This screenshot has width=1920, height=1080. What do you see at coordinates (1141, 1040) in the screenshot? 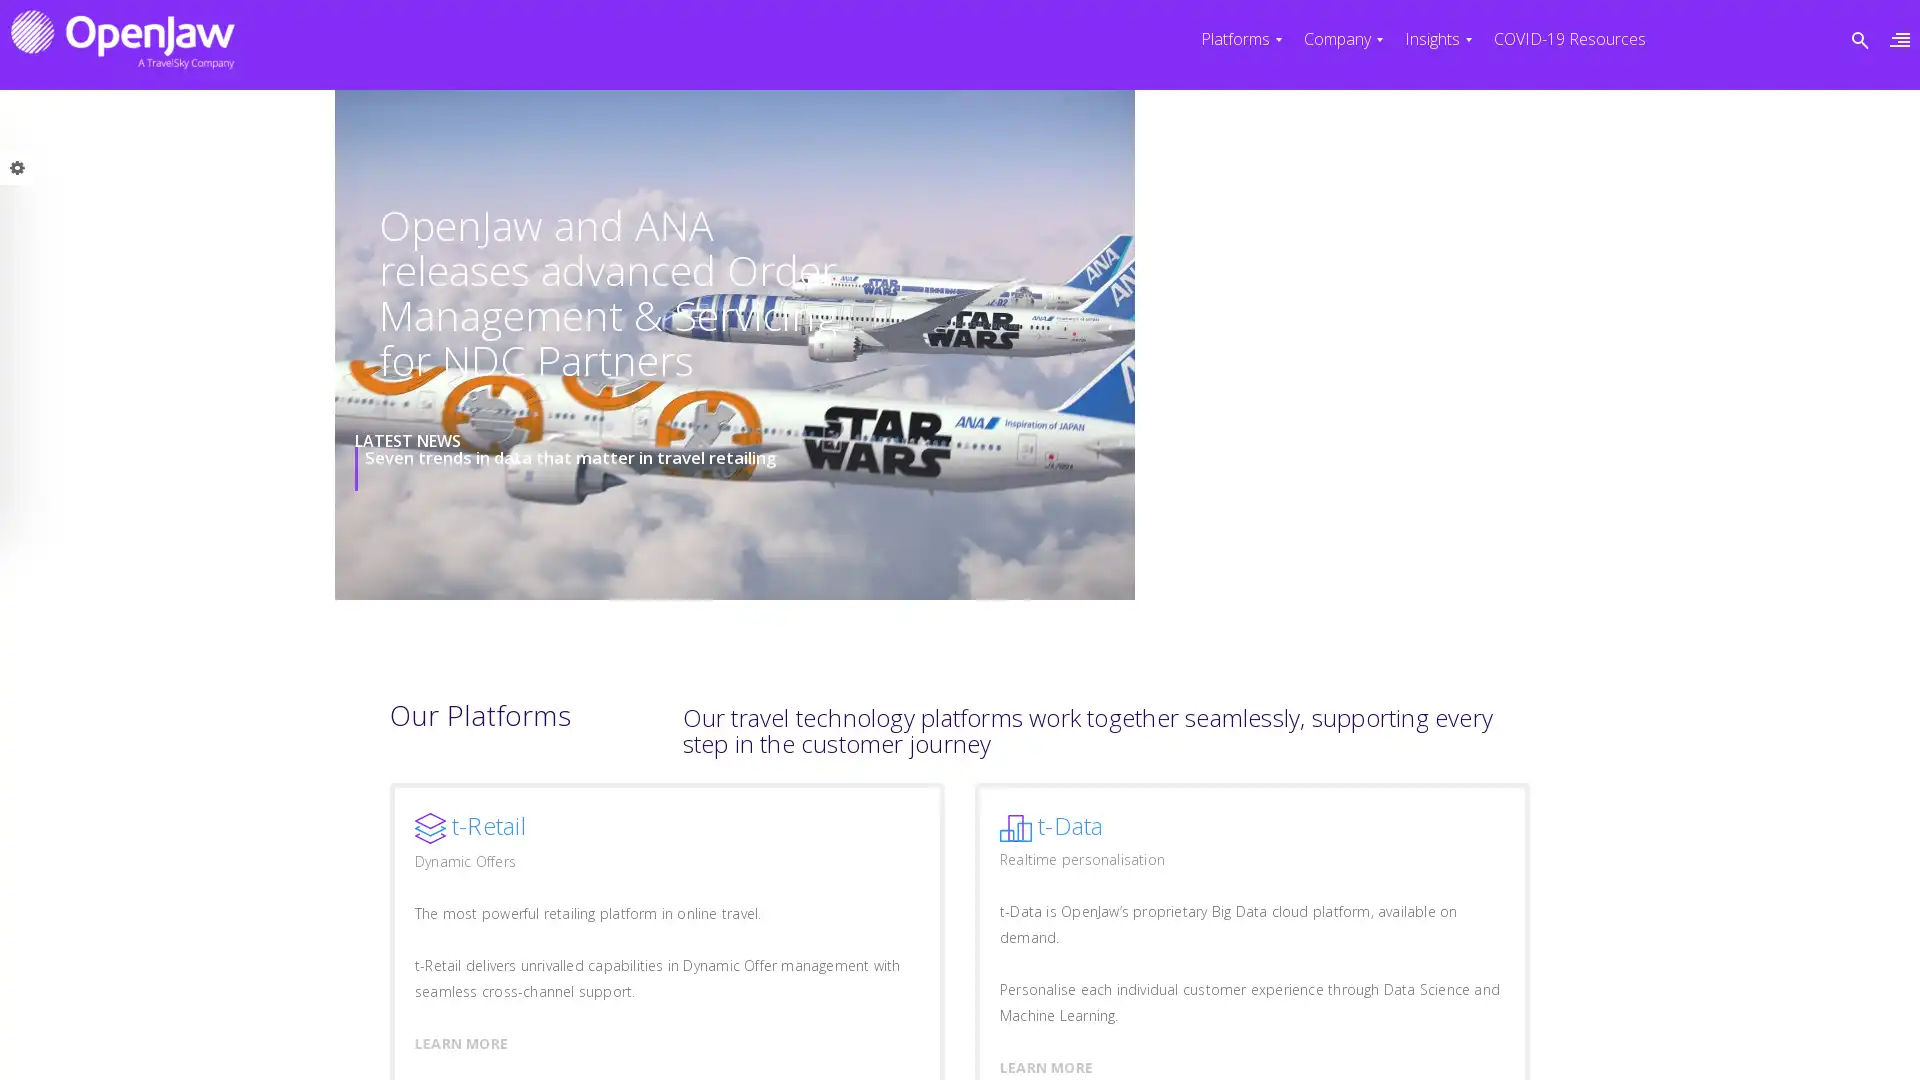
I see `Accept` at bounding box center [1141, 1040].